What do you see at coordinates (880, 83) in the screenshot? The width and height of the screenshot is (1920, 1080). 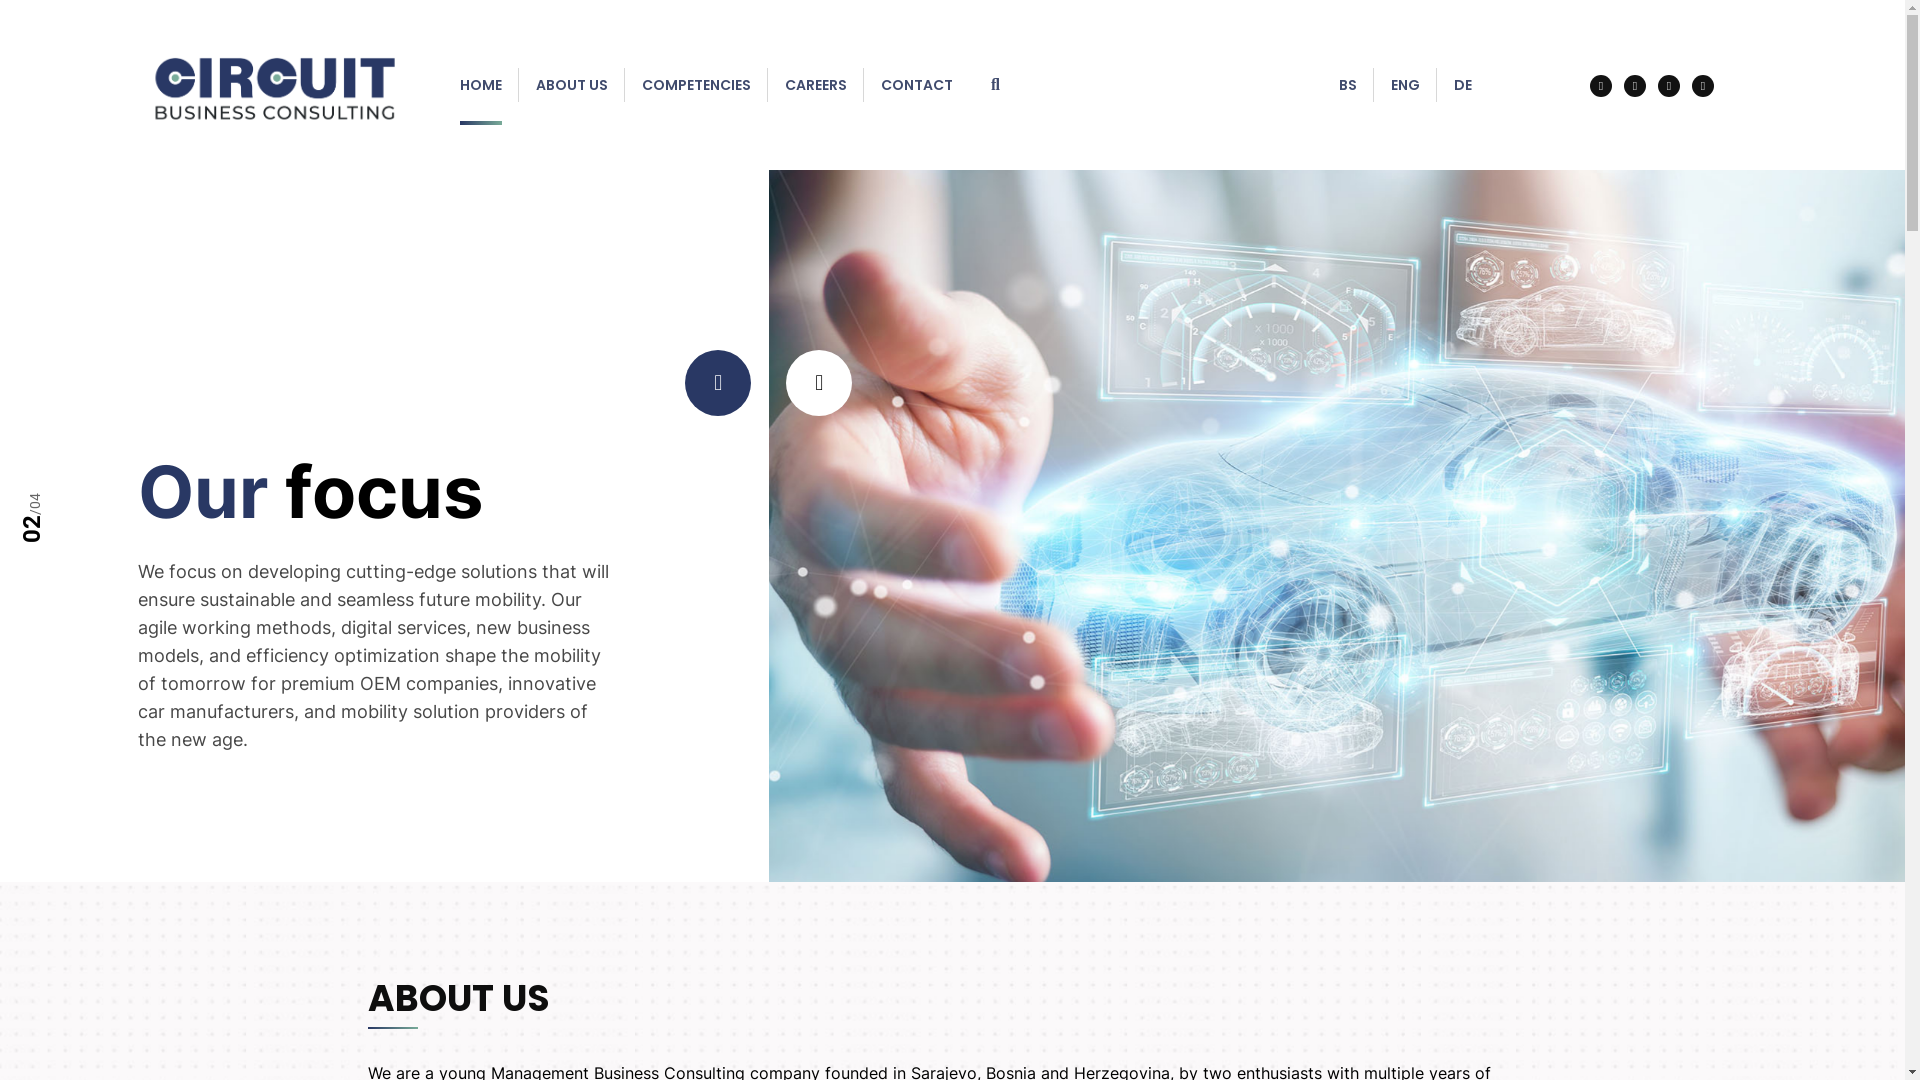 I see `'CONTACT'` at bounding box center [880, 83].